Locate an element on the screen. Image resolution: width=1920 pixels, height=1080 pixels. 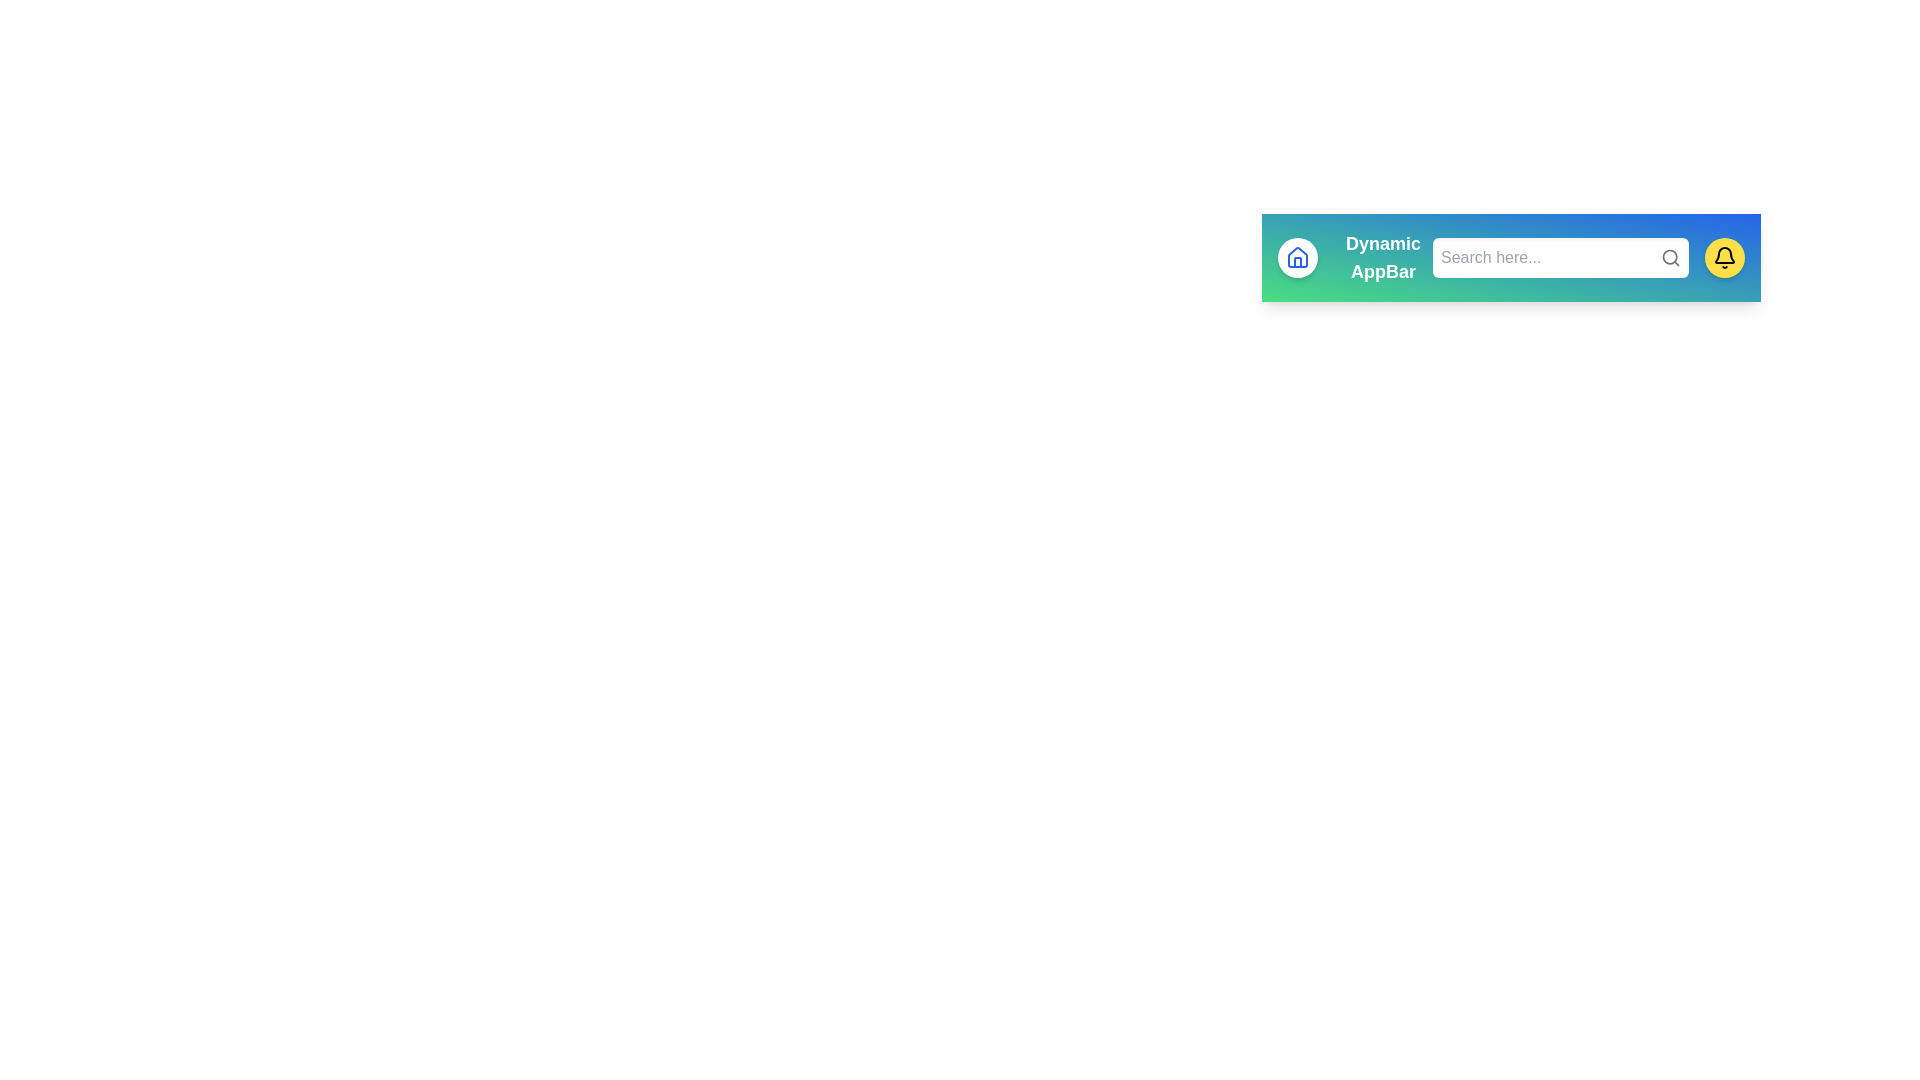
the search bar and type the text 'example' is located at coordinates (1559, 257).